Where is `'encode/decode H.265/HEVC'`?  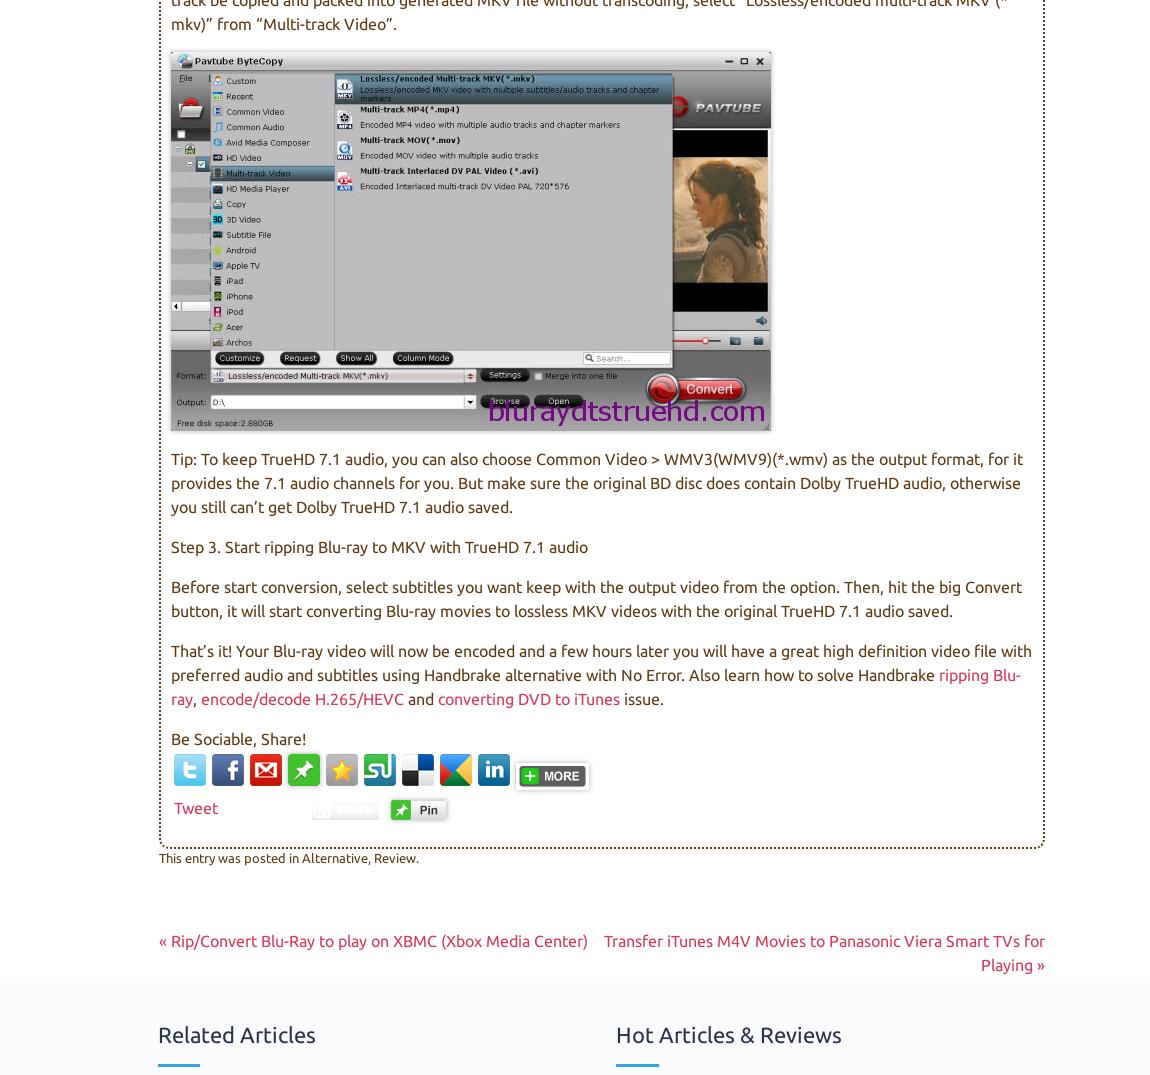 'encode/decode H.265/HEVC' is located at coordinates (302, 697).